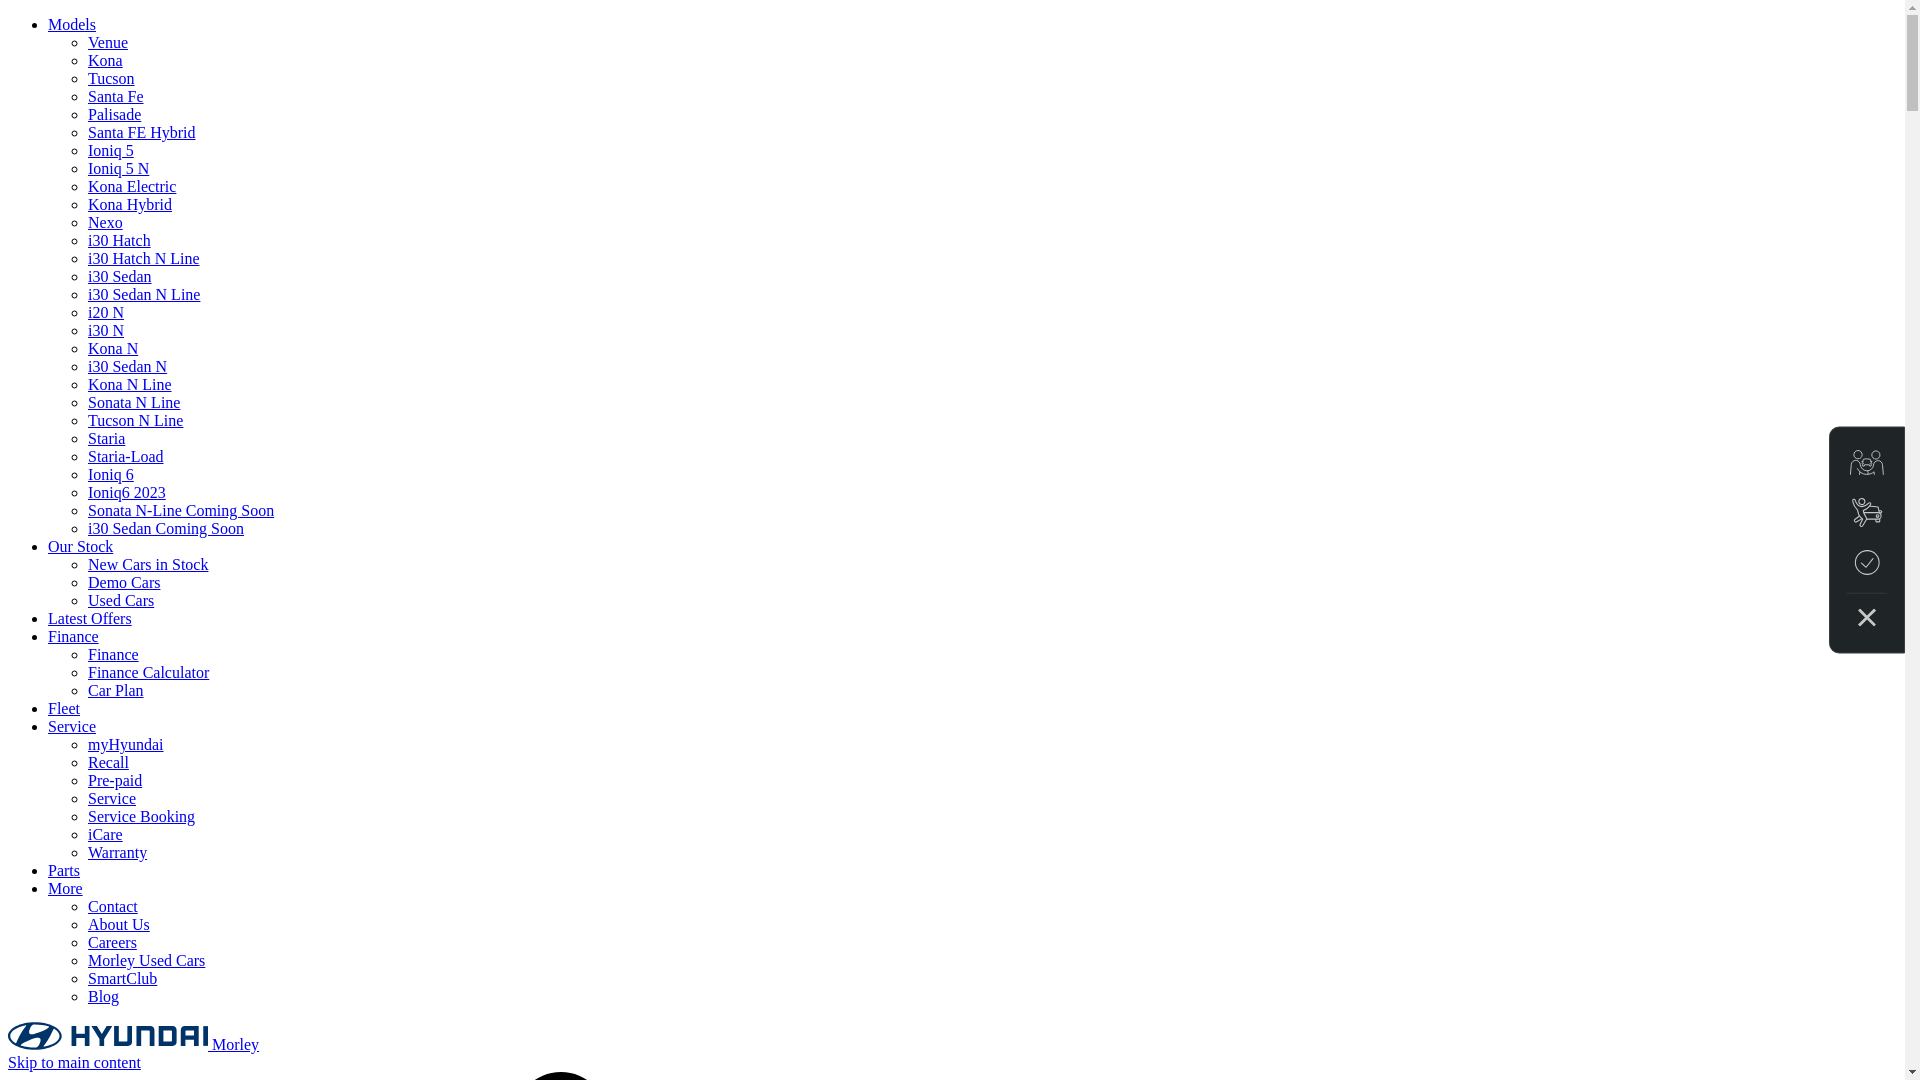 This screenshot has height=1080, width=1920. Describe the element at coordinates (111, 942) in the screenshot. I see `'Careers'` at that location.